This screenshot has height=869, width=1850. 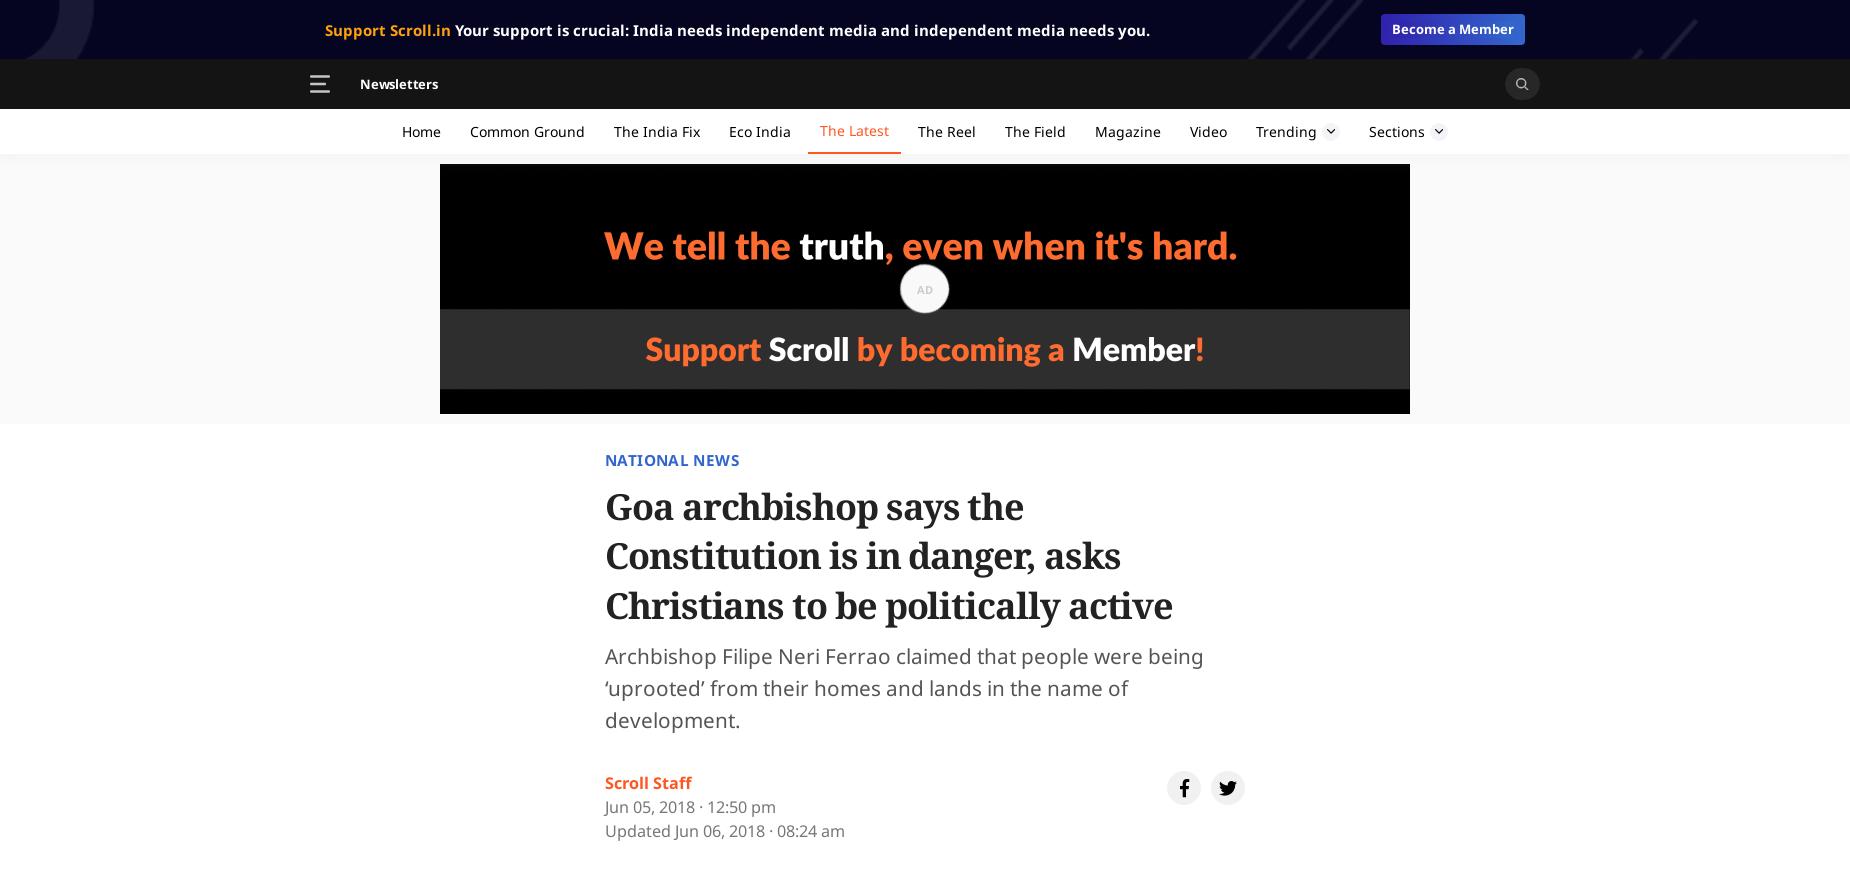 I want to click on 'Eco India', so click(x=759, y=130).